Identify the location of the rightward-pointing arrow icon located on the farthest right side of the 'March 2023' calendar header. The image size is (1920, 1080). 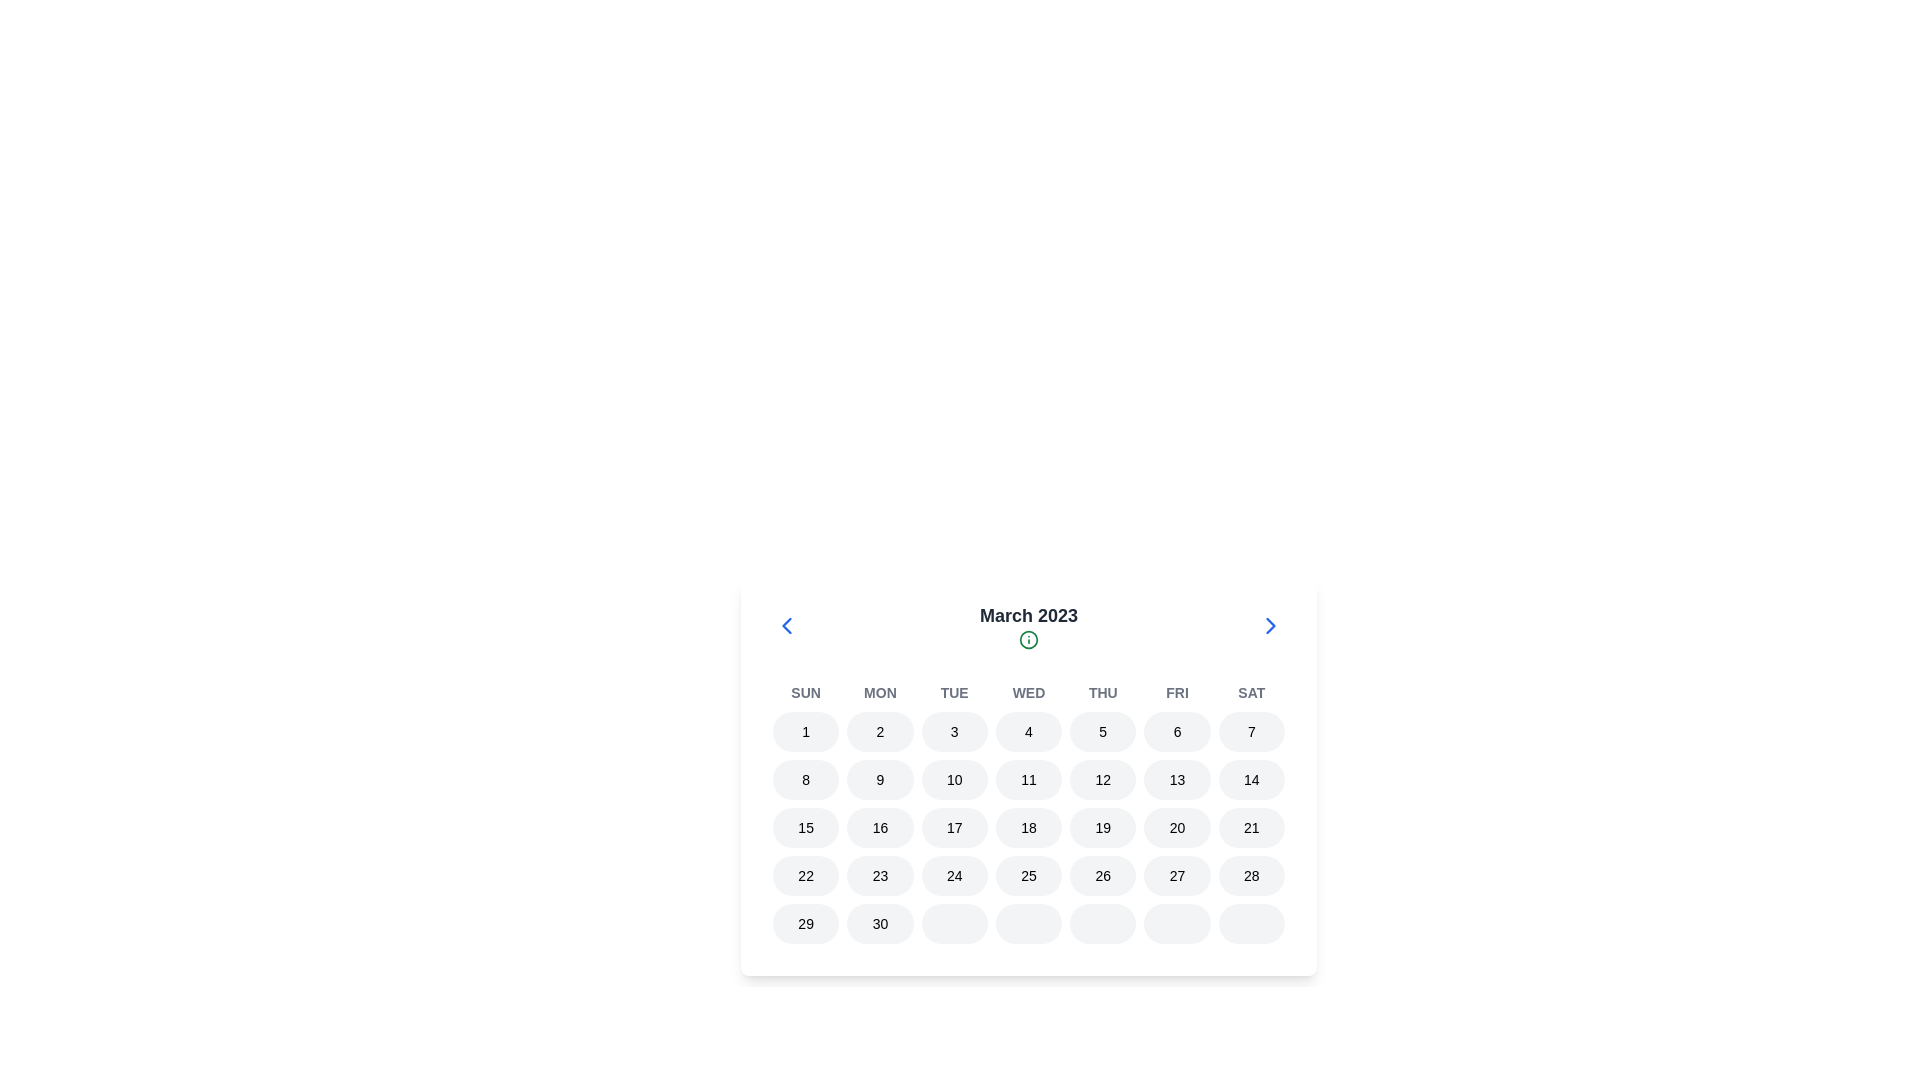
(1270, 624).